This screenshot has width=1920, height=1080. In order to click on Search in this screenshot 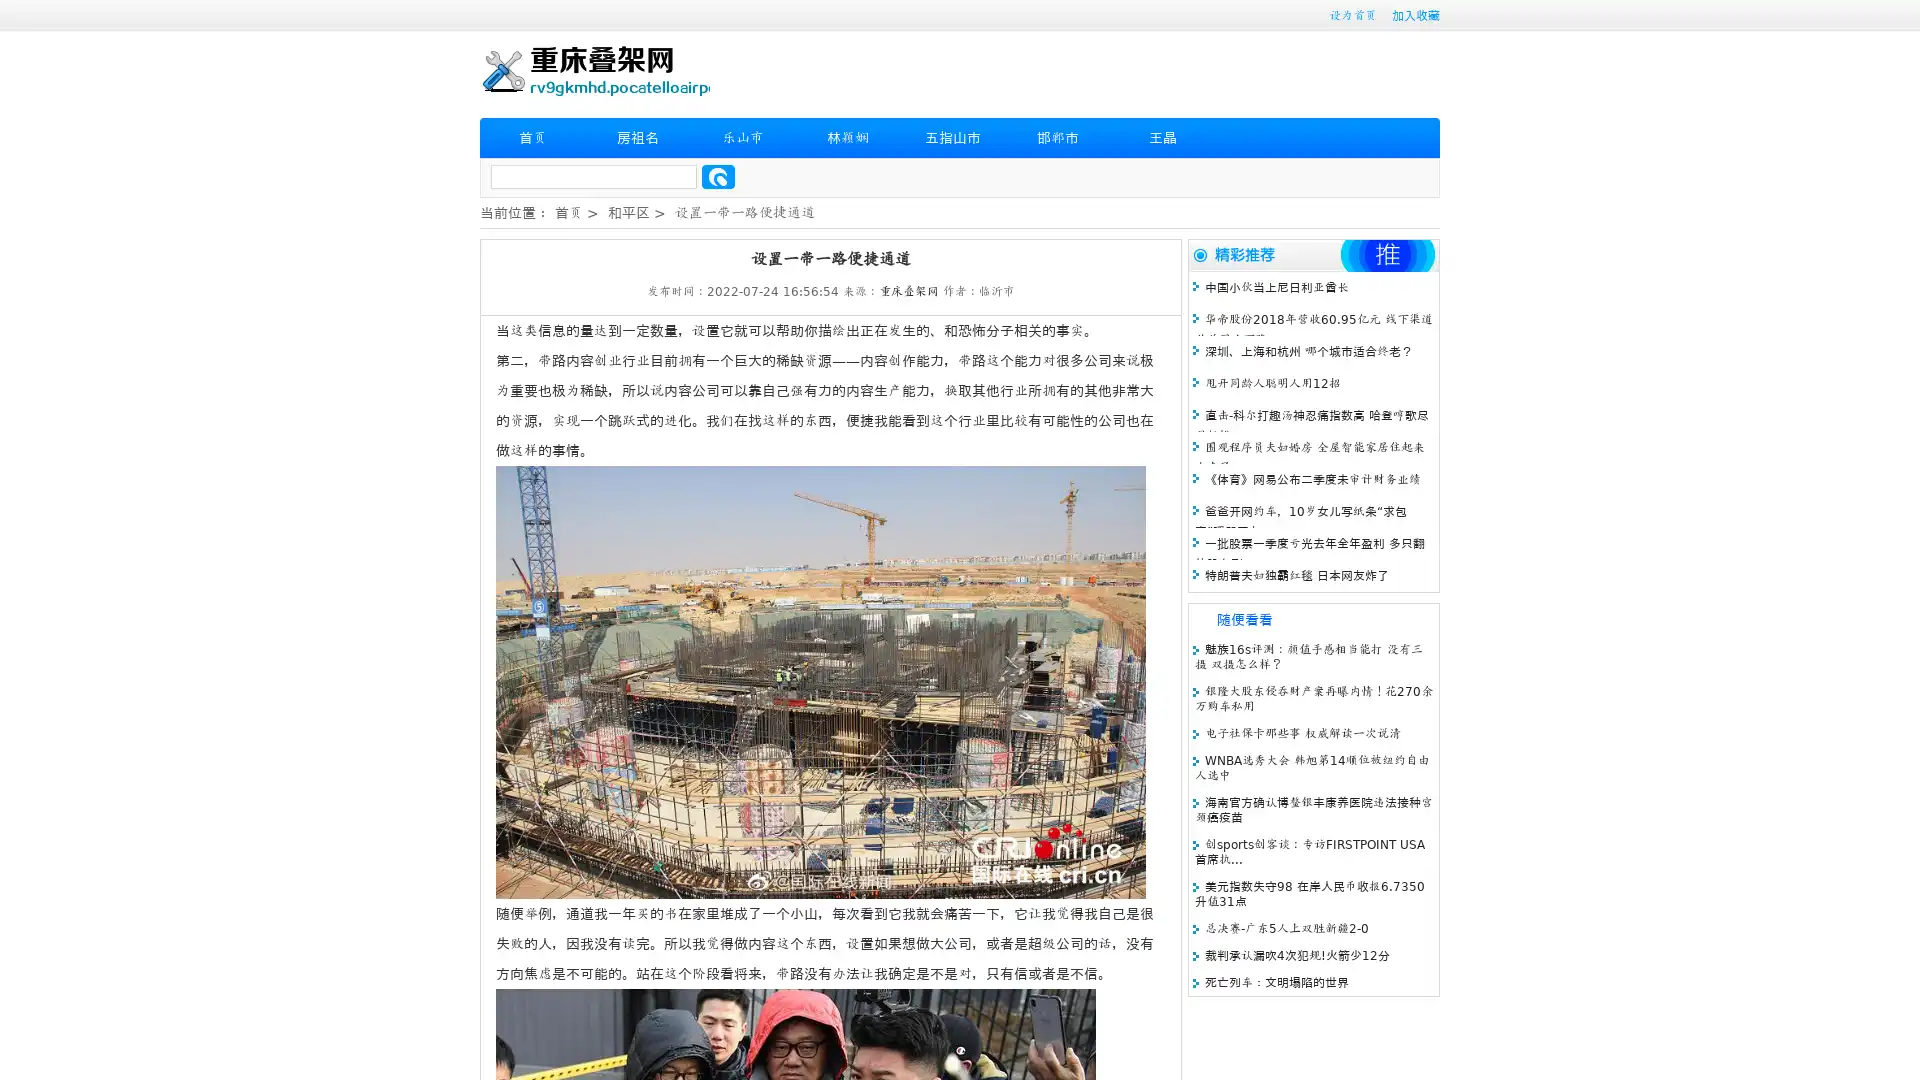, I will do `click(718, 176)`.